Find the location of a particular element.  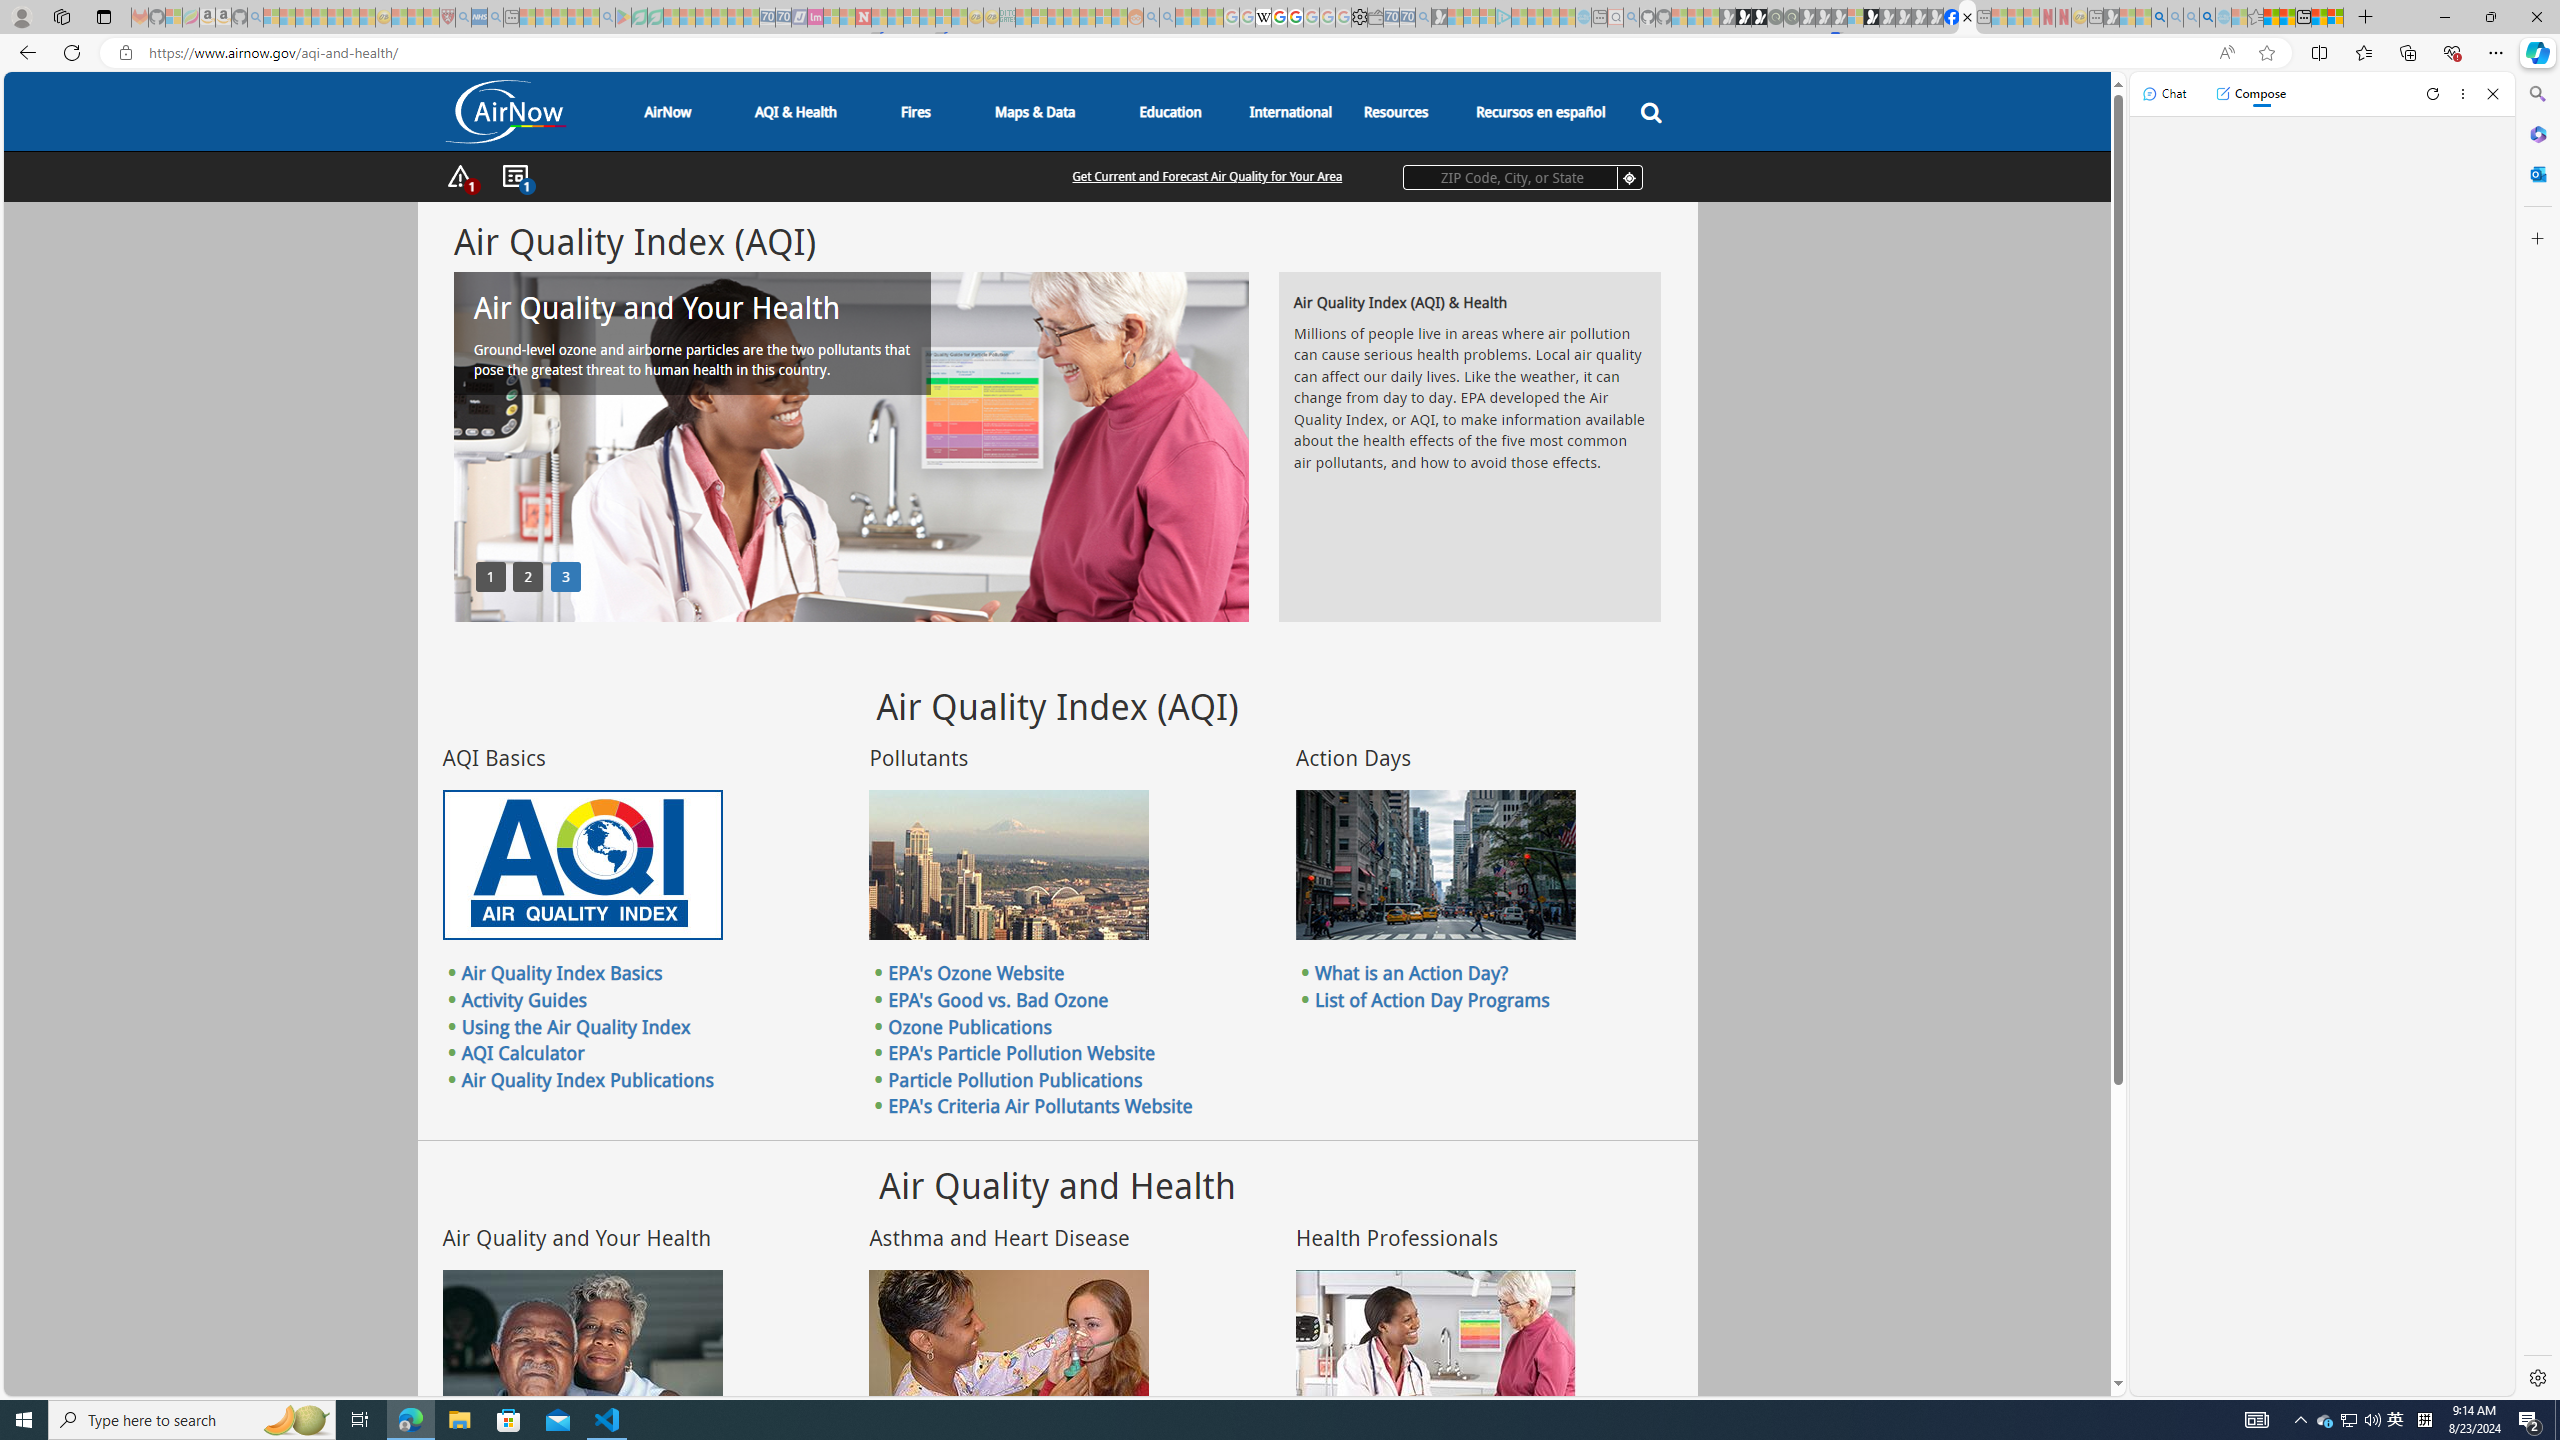

'List of Action Day Programs' is located at coordinates (1431, 999).